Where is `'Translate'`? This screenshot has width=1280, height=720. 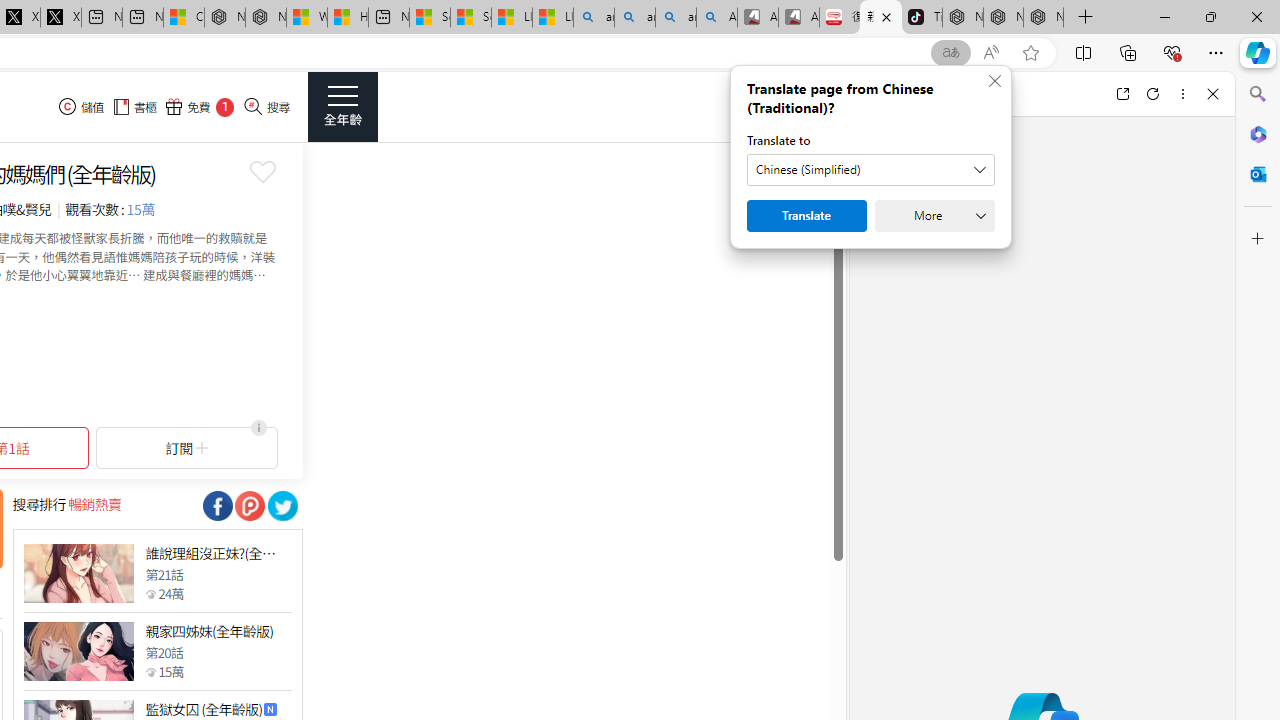
'Translate' is located at coordinates (807, 216).